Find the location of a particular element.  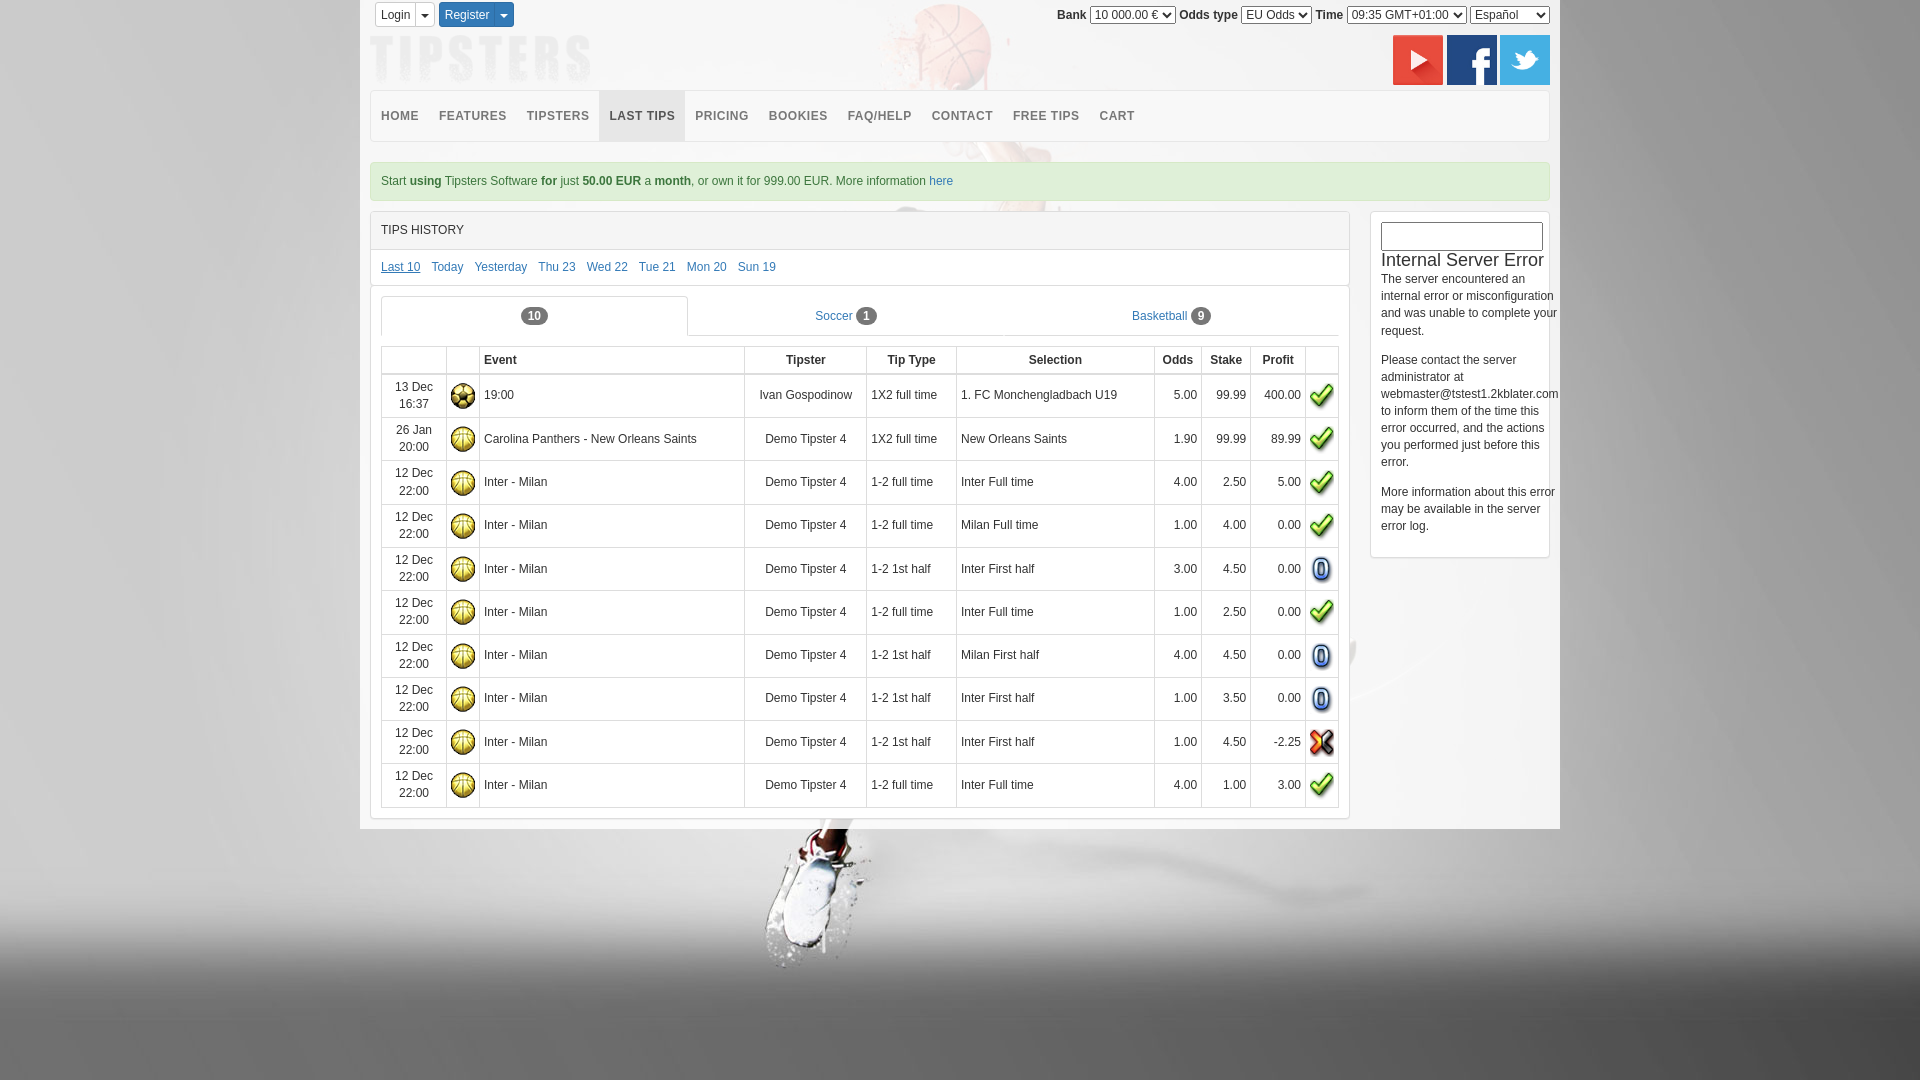

'Mon 20' is located at coordinates (706, 265).